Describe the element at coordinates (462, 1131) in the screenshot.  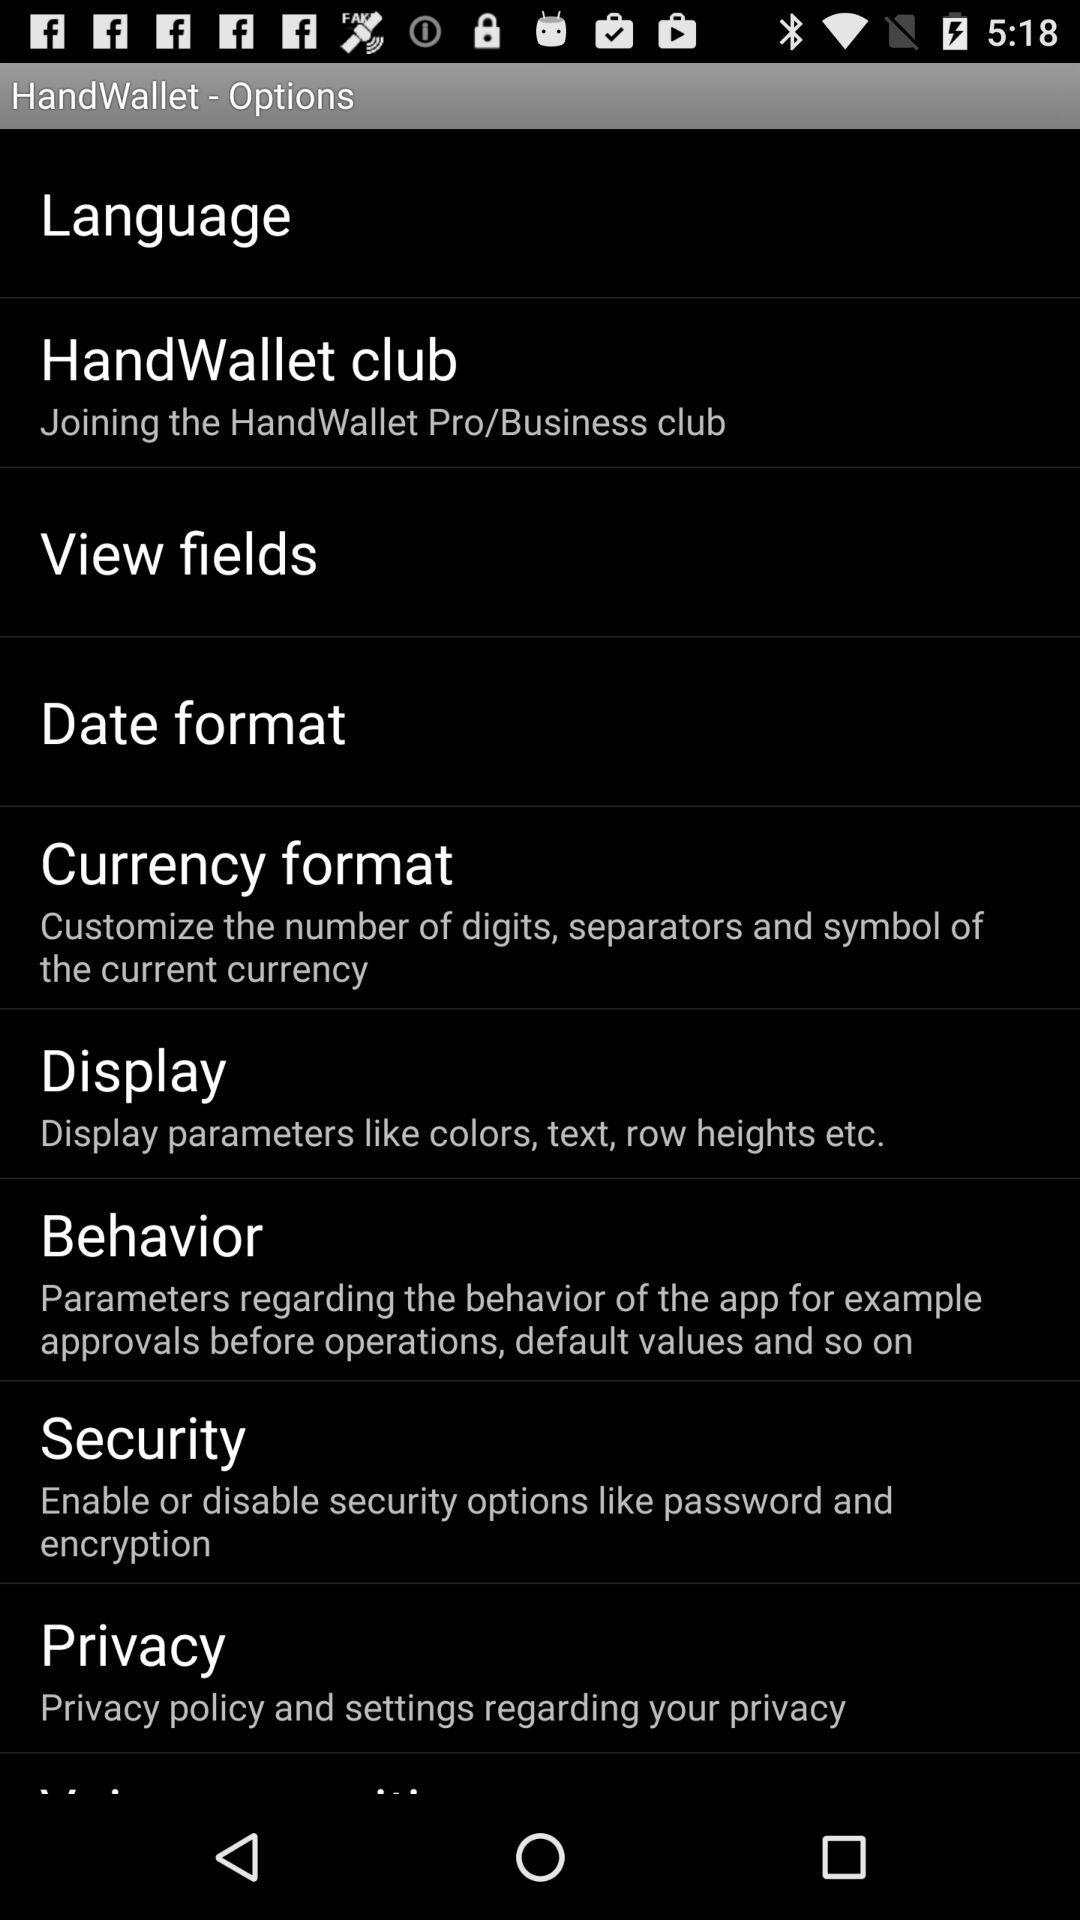
I see `display parameters like icon` at that location.